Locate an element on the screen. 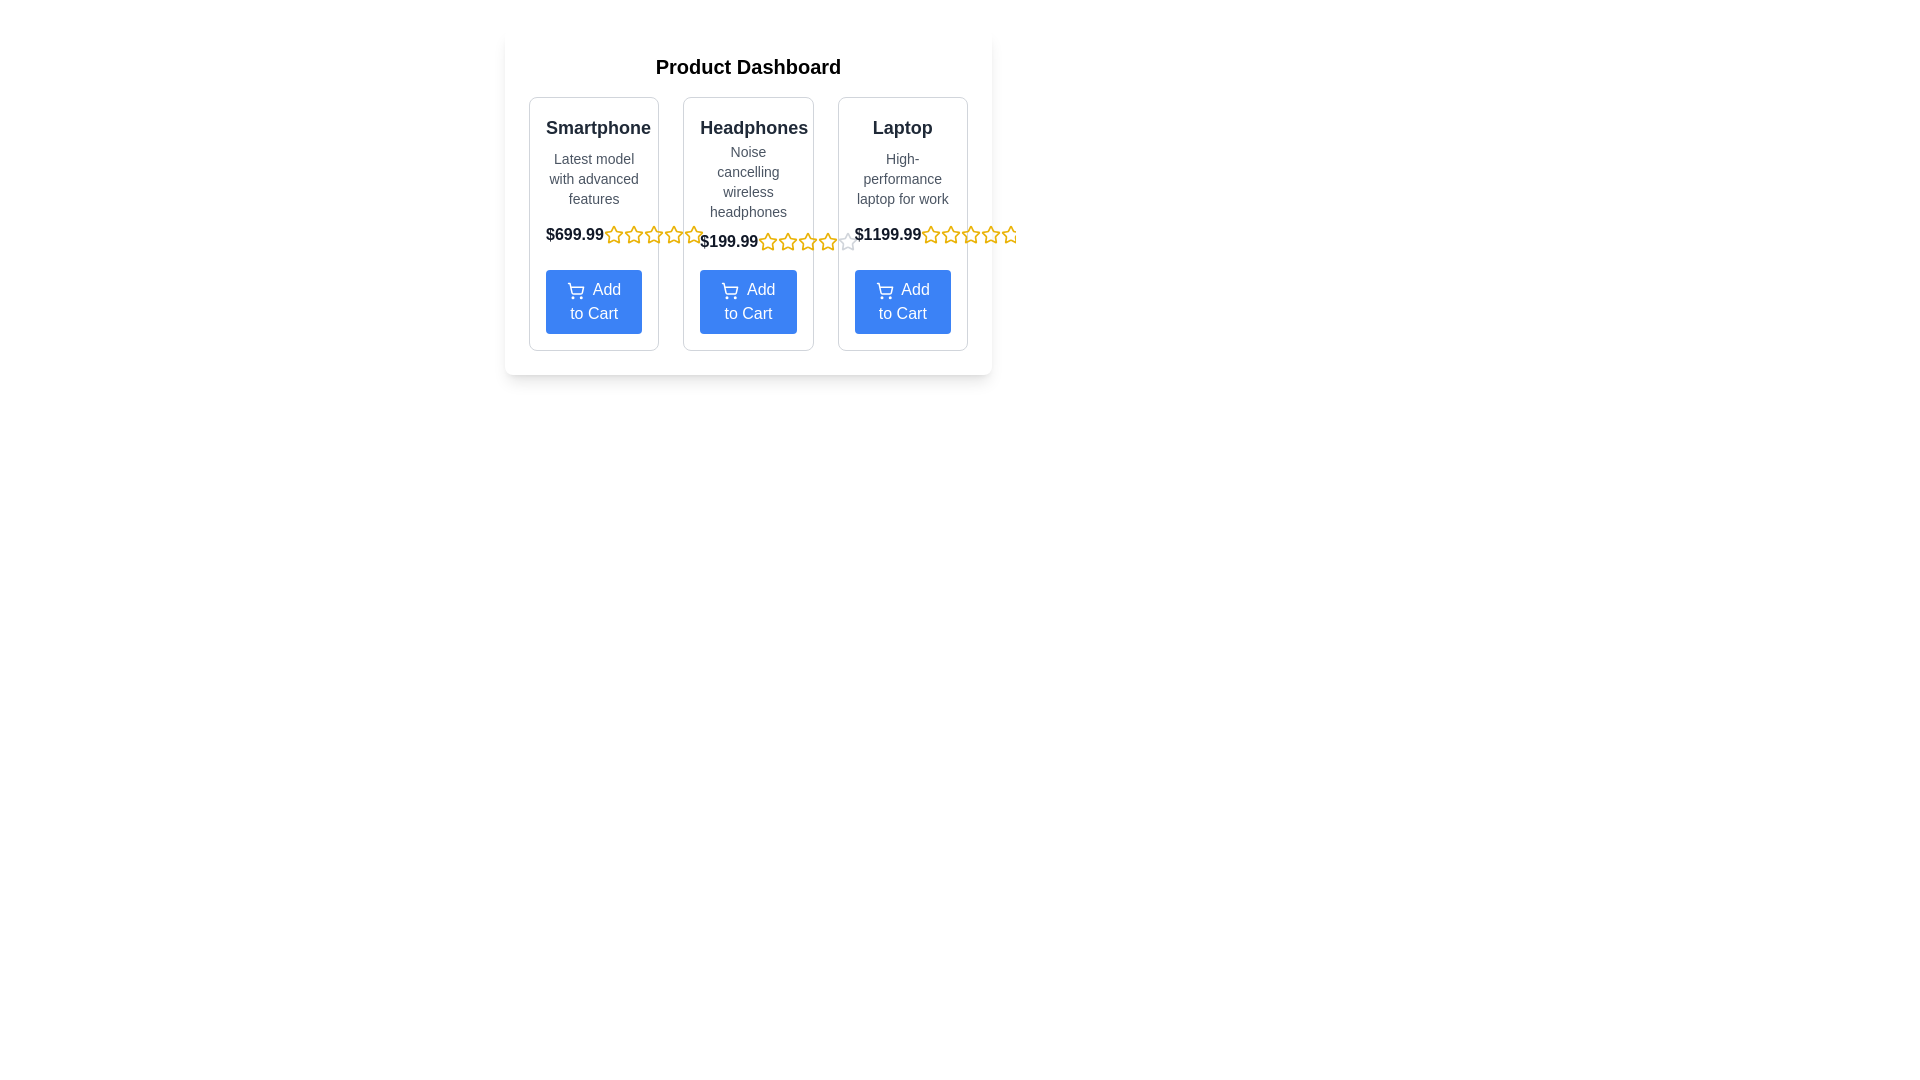  the seventh yellow star icon in the rating system located below the price information of the 'Headphones' product card is located at coordinates (673, 234).